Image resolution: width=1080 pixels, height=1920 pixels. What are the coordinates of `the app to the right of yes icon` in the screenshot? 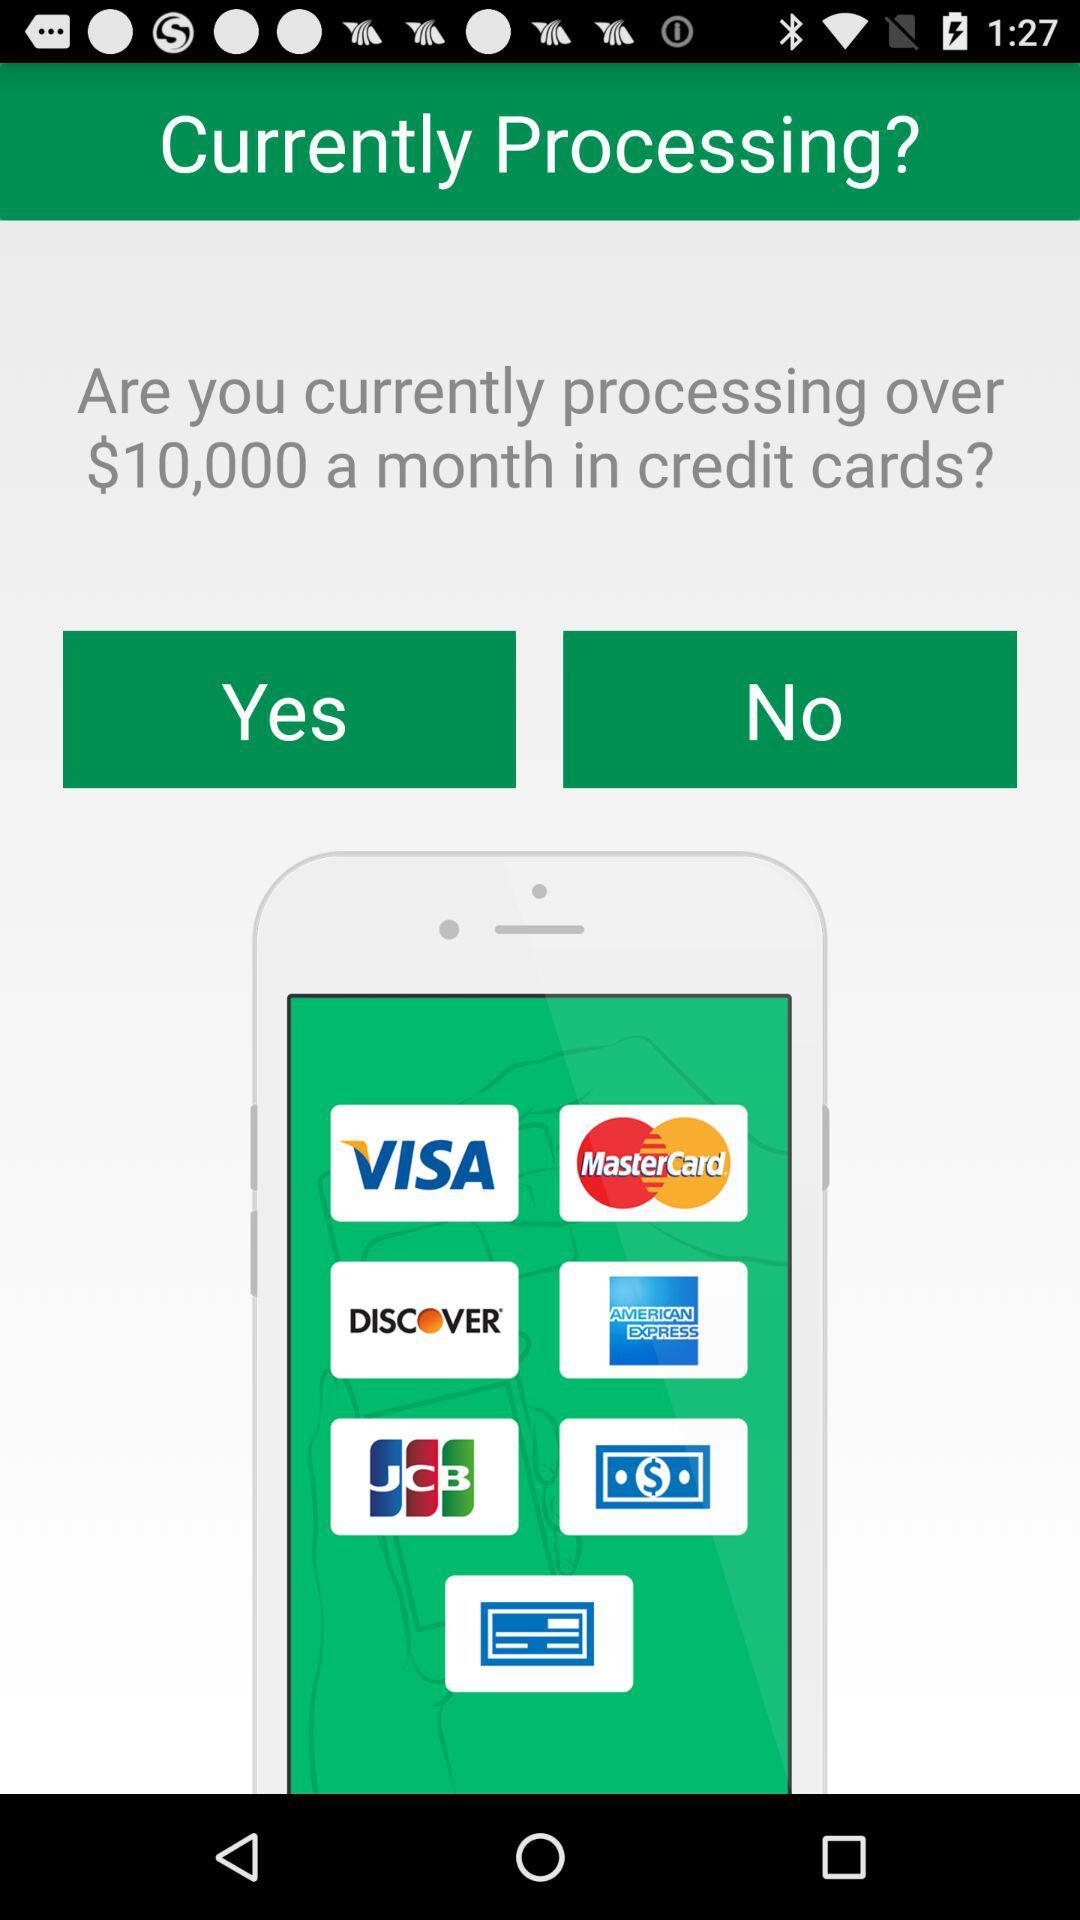 It's located at (789, 709).